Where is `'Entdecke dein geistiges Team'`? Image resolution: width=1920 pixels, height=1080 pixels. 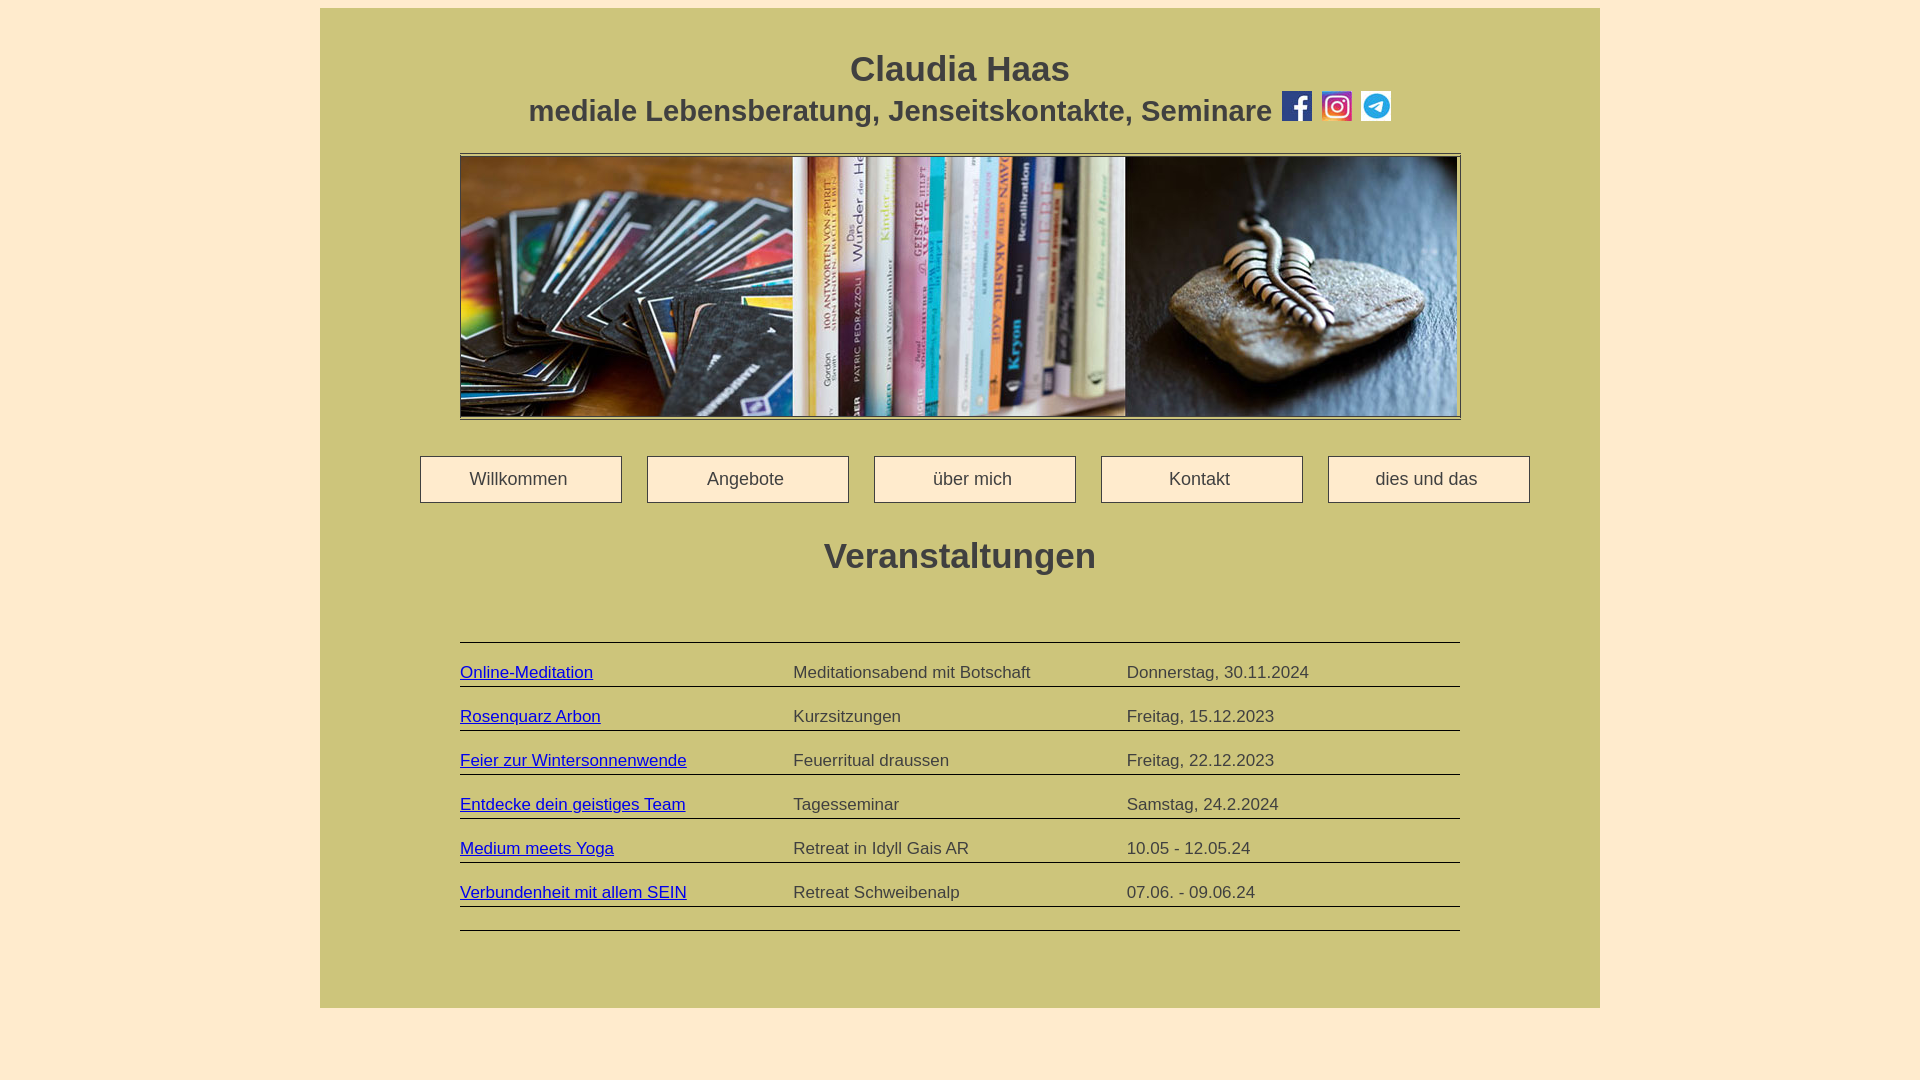 'Entdecke dein geistiges Team' is located at coordinates (459, 803).